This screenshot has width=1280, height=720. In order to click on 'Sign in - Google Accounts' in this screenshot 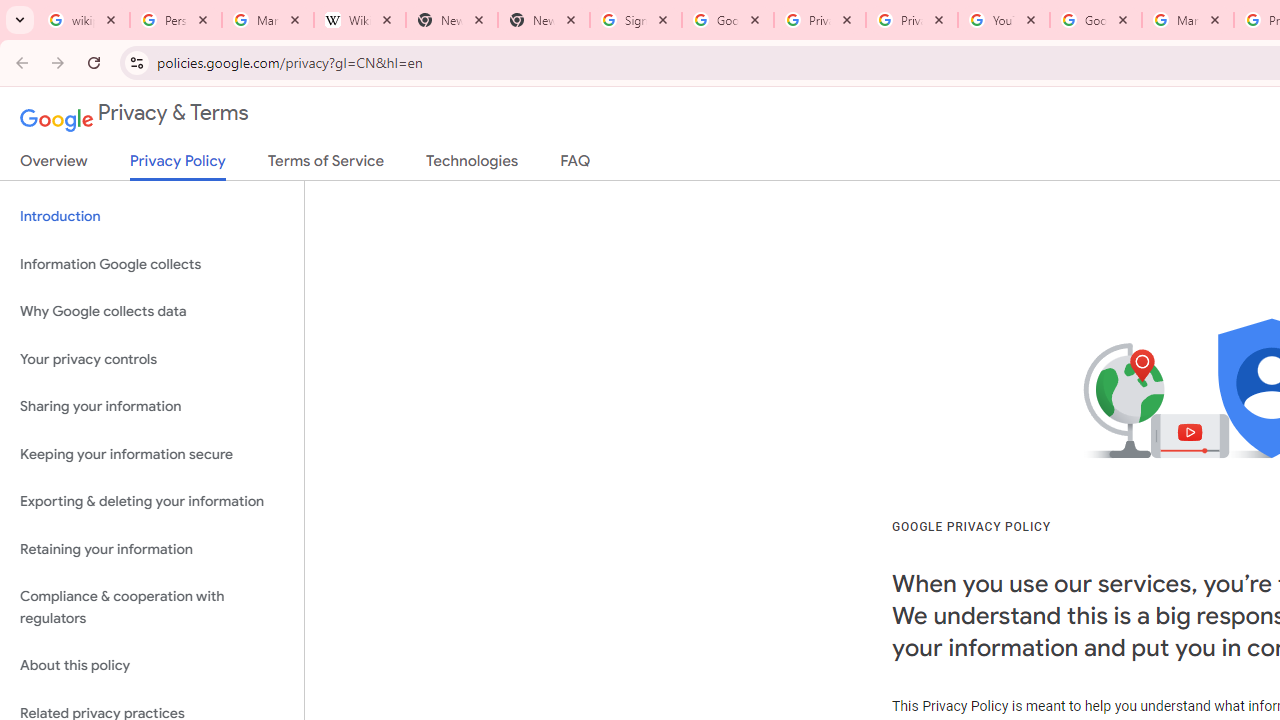, I will do `click(635, 20)`.